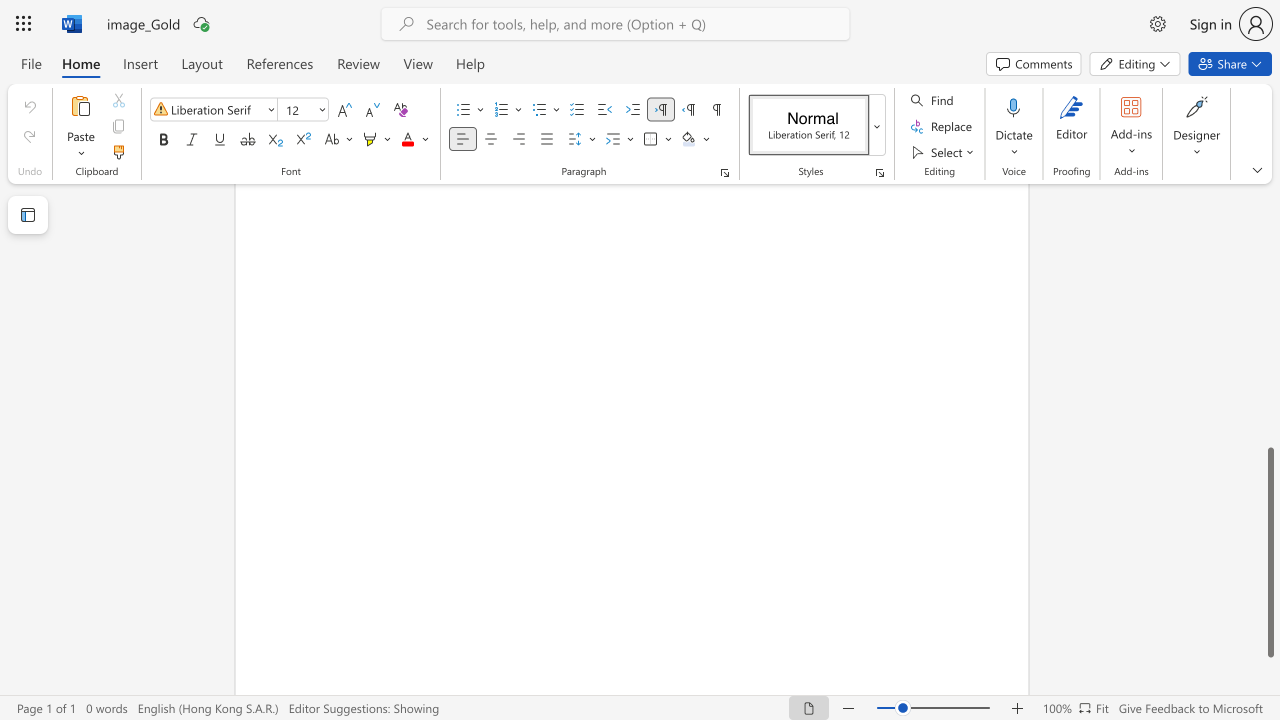 The image size is (1280, 720). Describe the element at coordinates (1269, 270) in the screenshot. I see `the scrollbar to move the content higher` at that location.